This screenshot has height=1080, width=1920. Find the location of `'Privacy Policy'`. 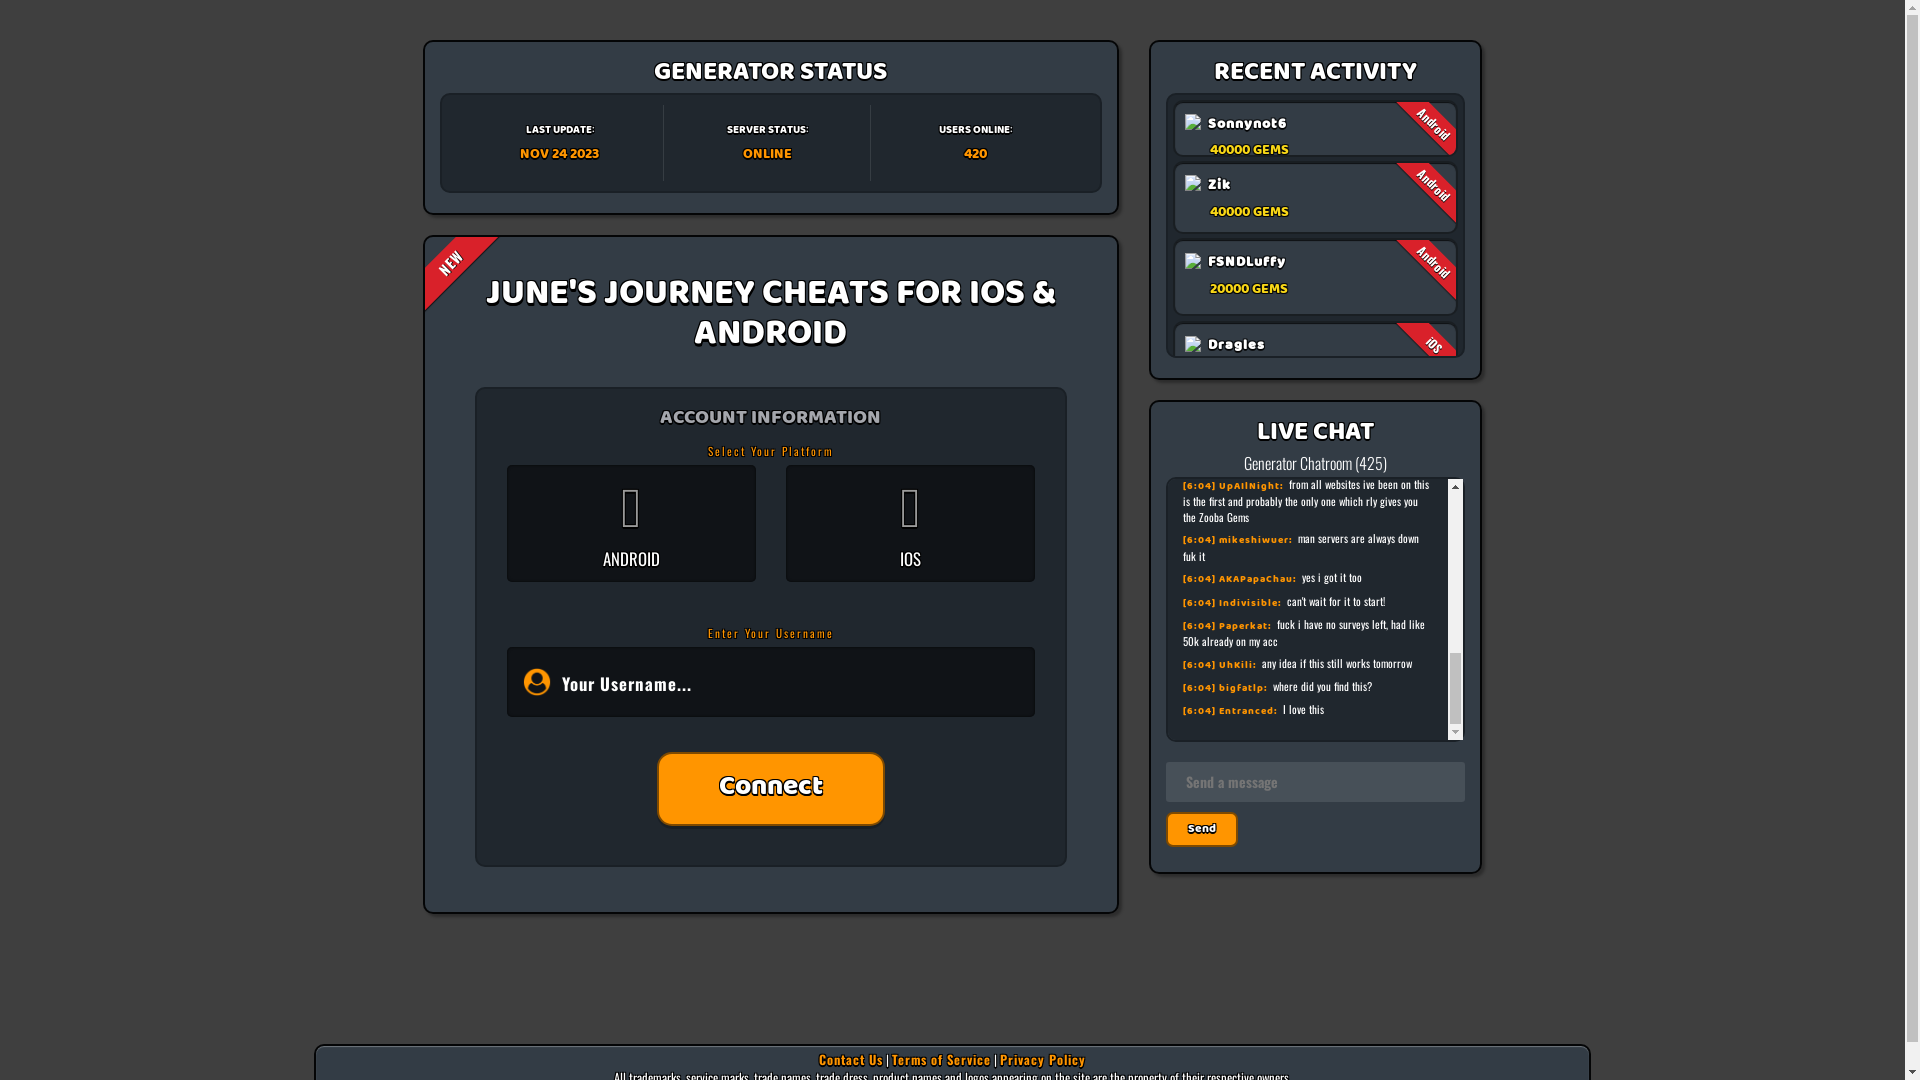

'Privacy Policy' is located at coordinates (1041, 1058).